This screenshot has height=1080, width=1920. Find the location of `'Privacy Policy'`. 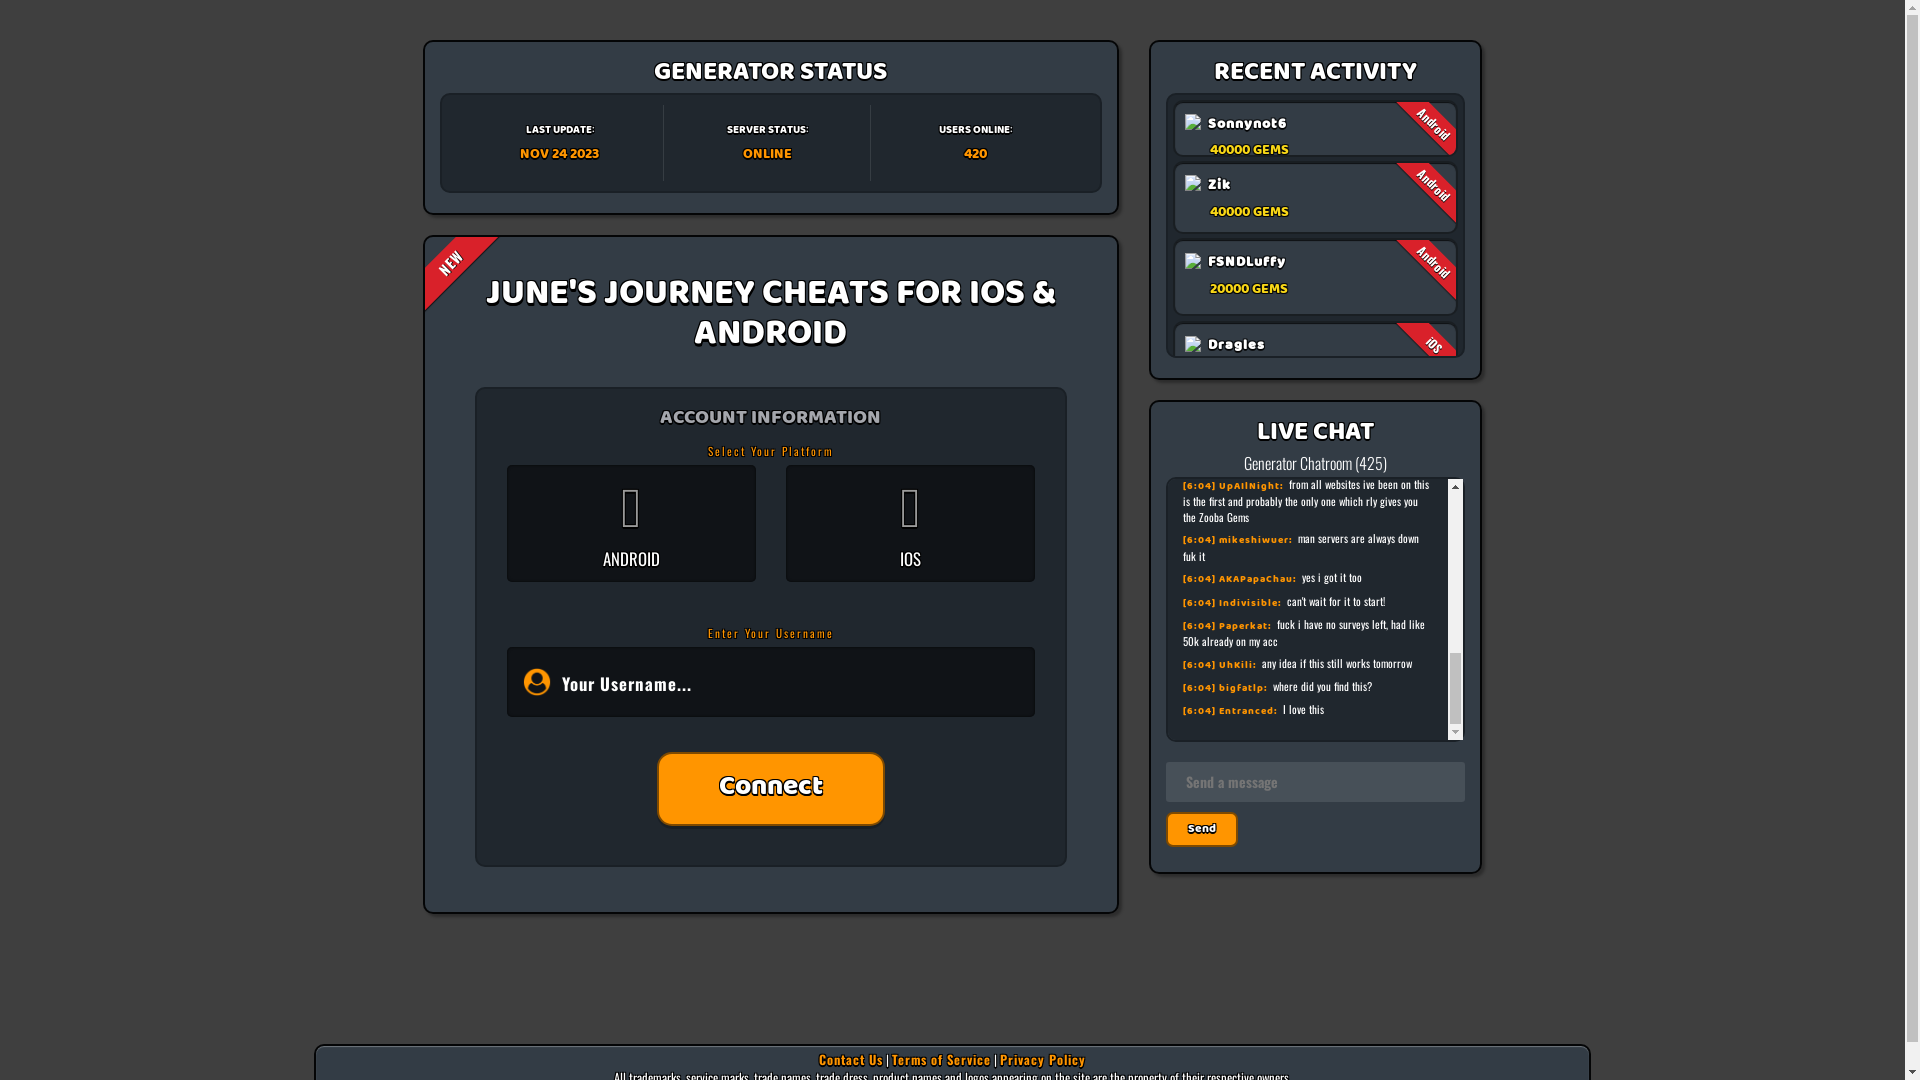

'Privacy Policy' is located at coordinates (1041, 1058).